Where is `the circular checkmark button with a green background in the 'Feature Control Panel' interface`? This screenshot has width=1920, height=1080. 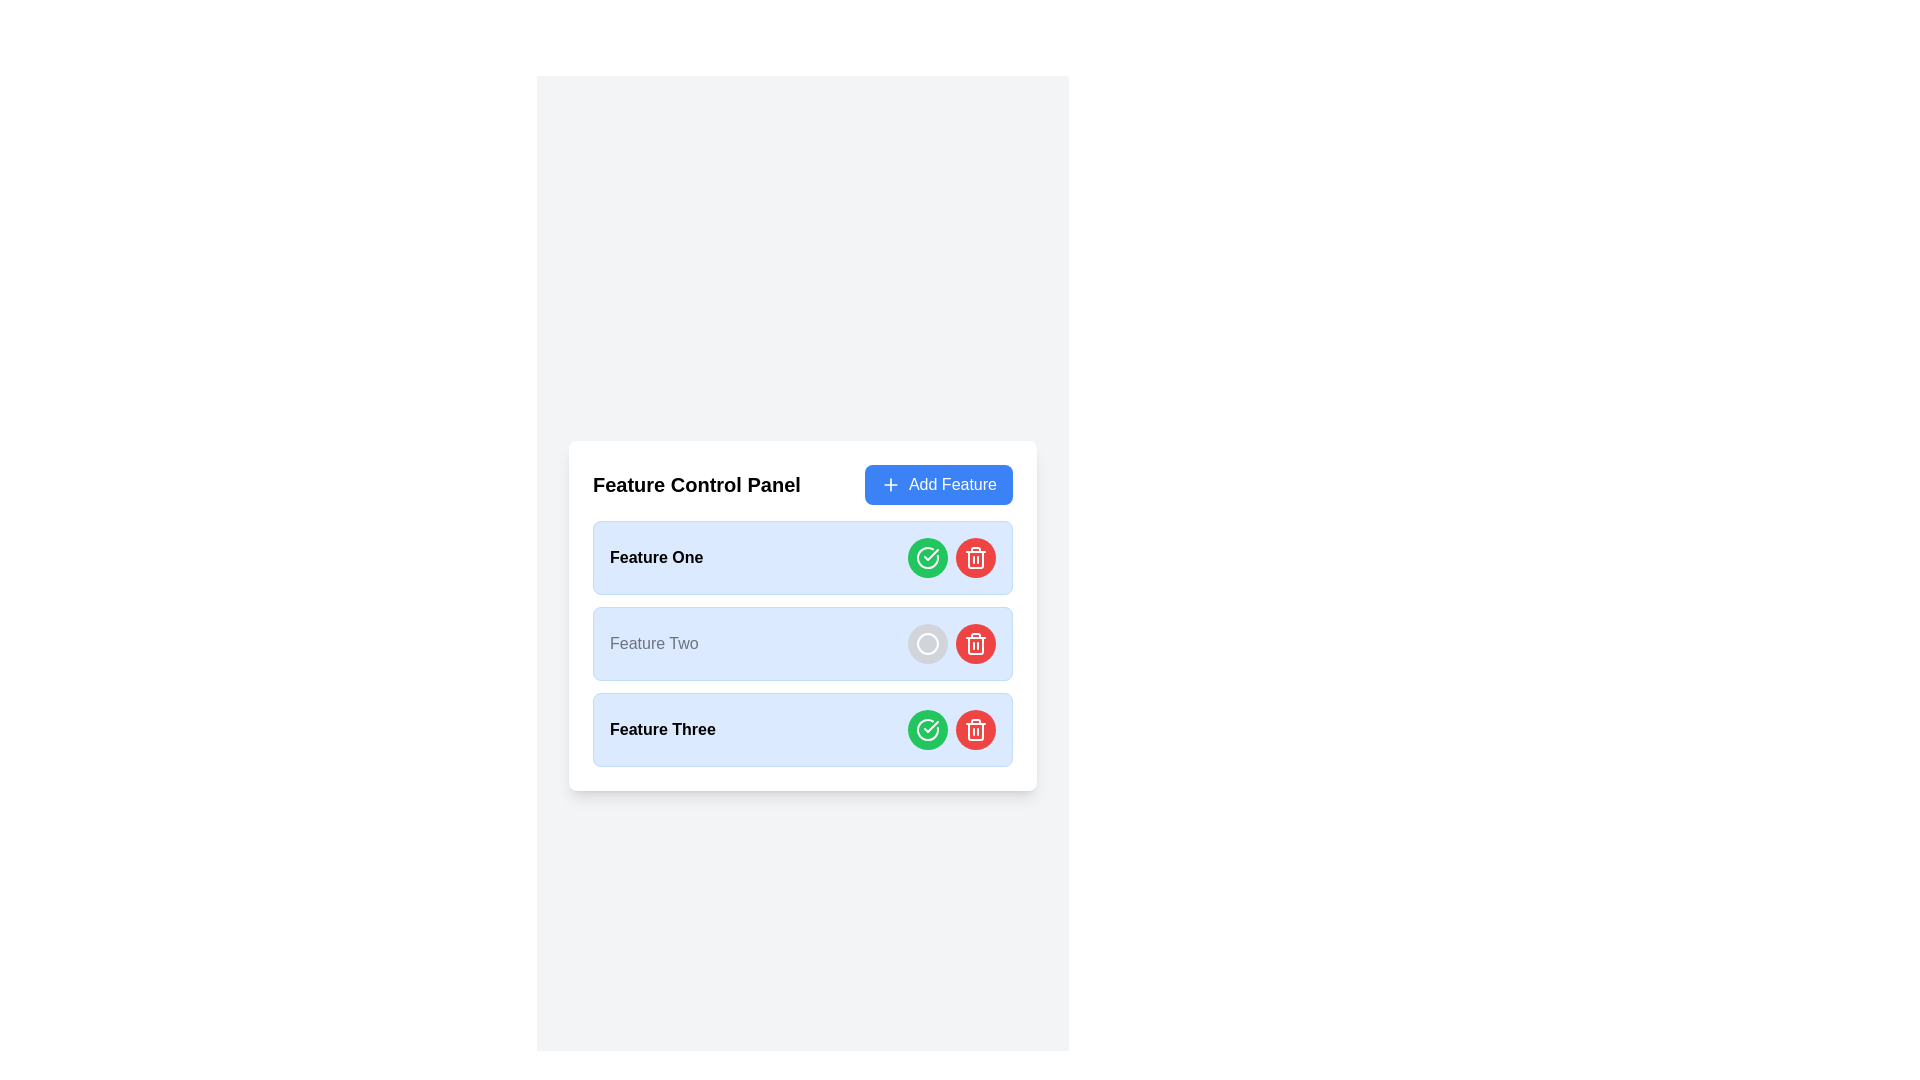
the circular checkmark button with a green background in the 'Feature Control Panel' interface is located at coordinates (926, 729).